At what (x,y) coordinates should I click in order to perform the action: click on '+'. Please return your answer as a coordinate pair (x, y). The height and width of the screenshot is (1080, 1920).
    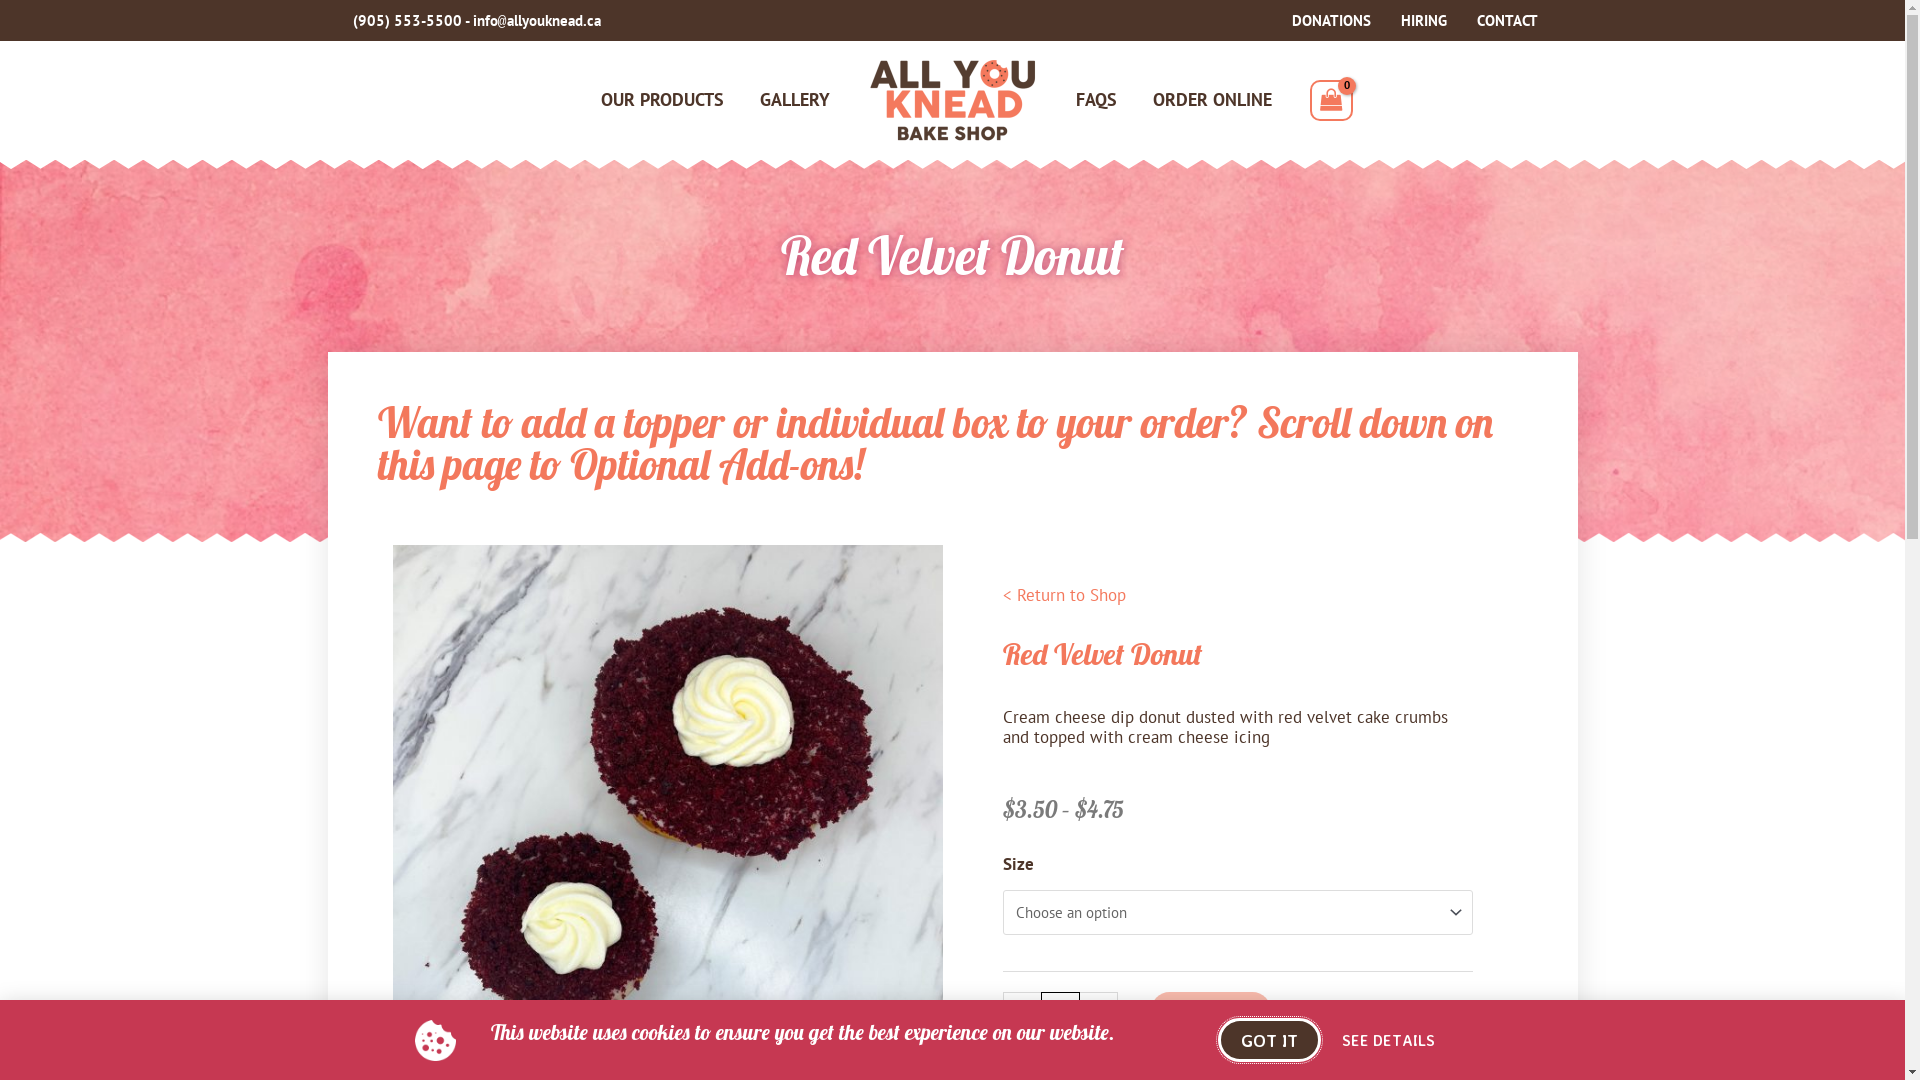
    Looking at the image, I should click on (1098, 1009).